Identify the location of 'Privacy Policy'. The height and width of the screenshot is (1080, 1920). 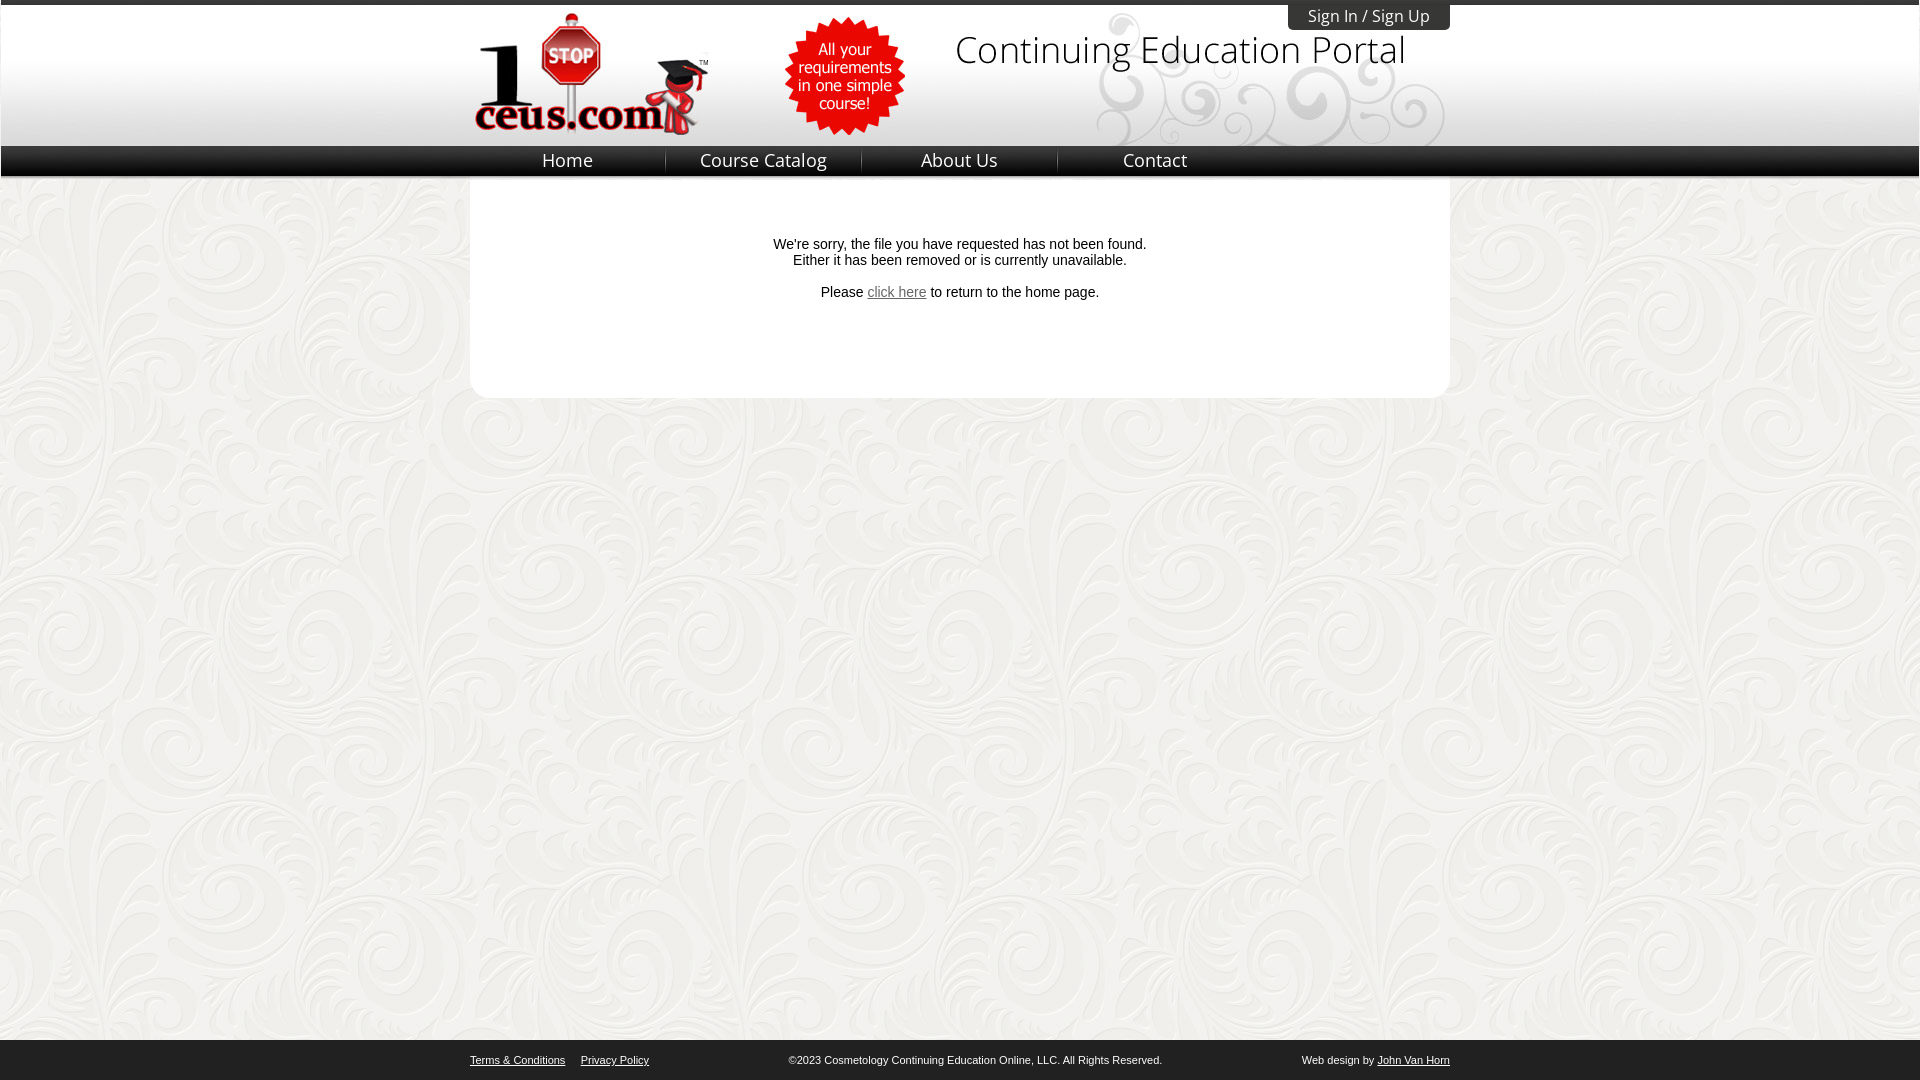
(613, 1059).